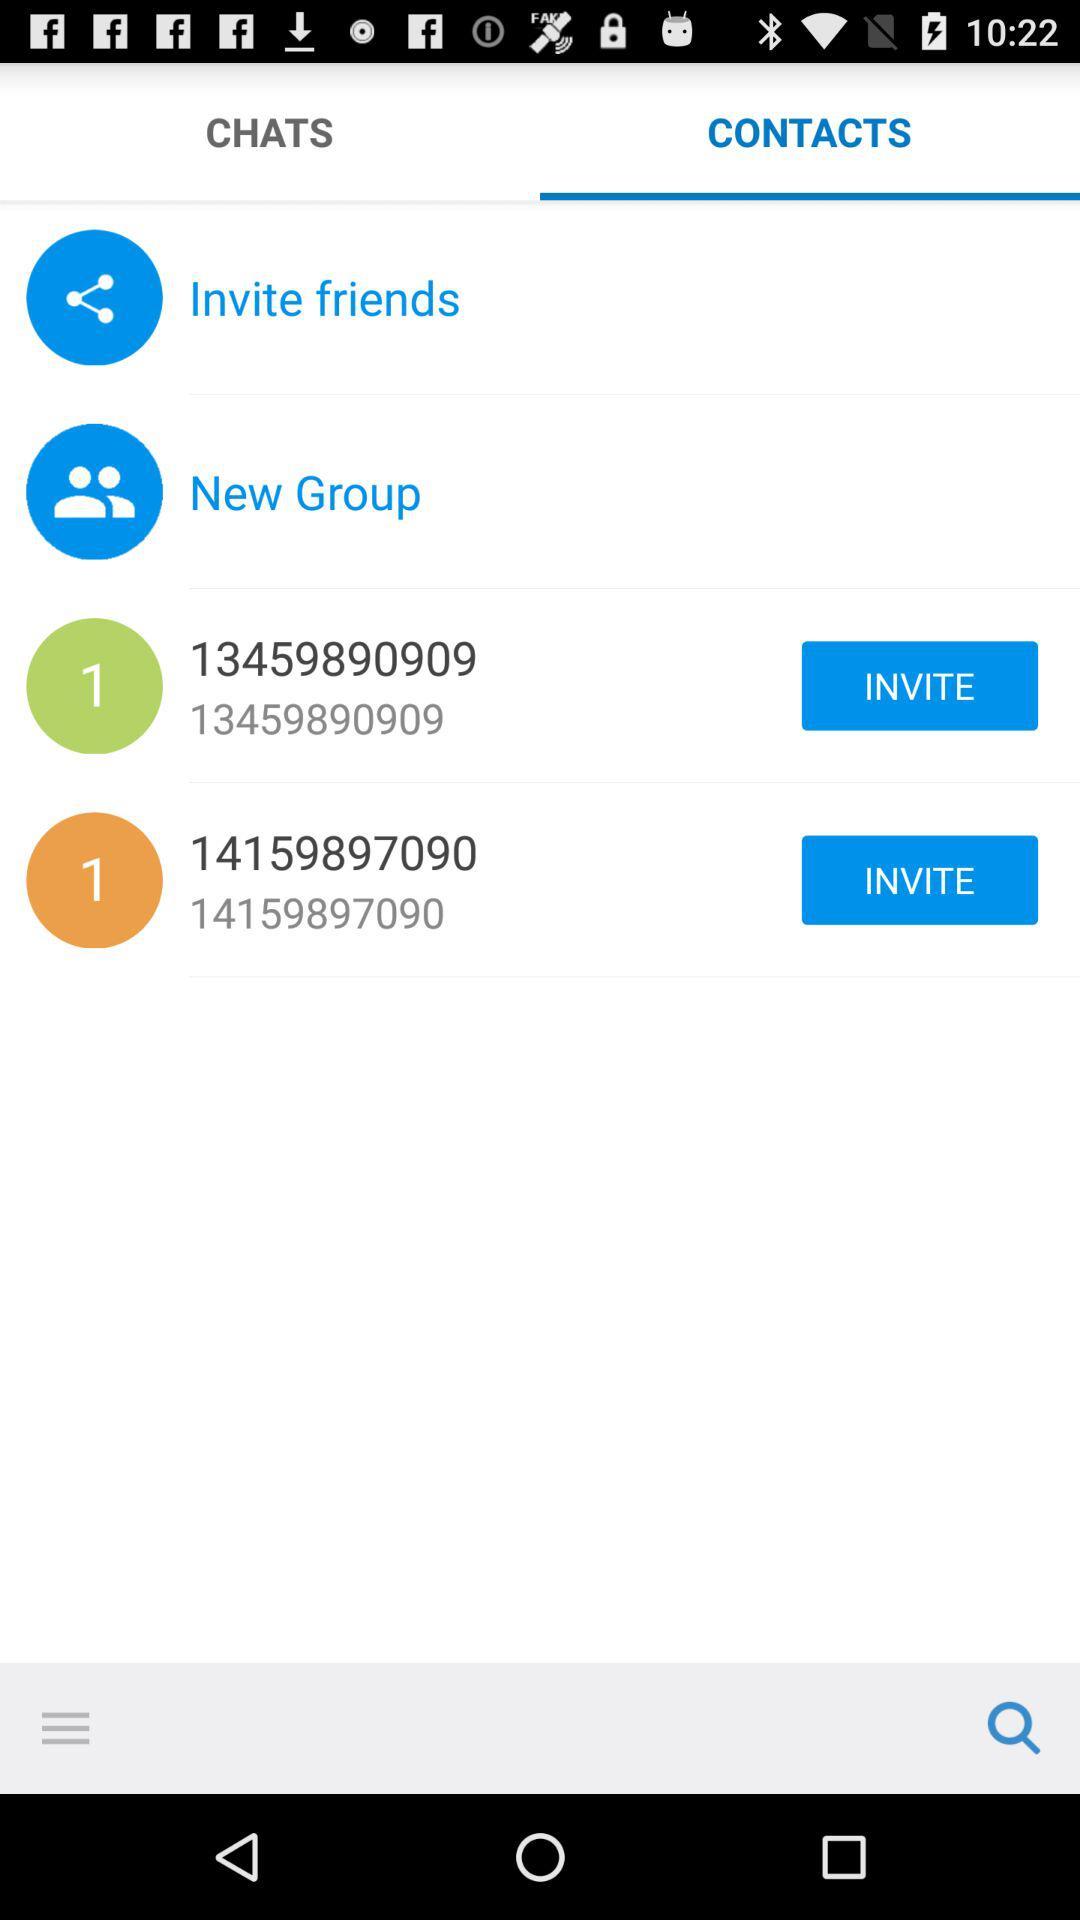 This screenshot has height=1920, width=1080. Describe the element at coordinates (540, 205) in the screenshot. I see `chose to sort by the chat or the contact` at that location.